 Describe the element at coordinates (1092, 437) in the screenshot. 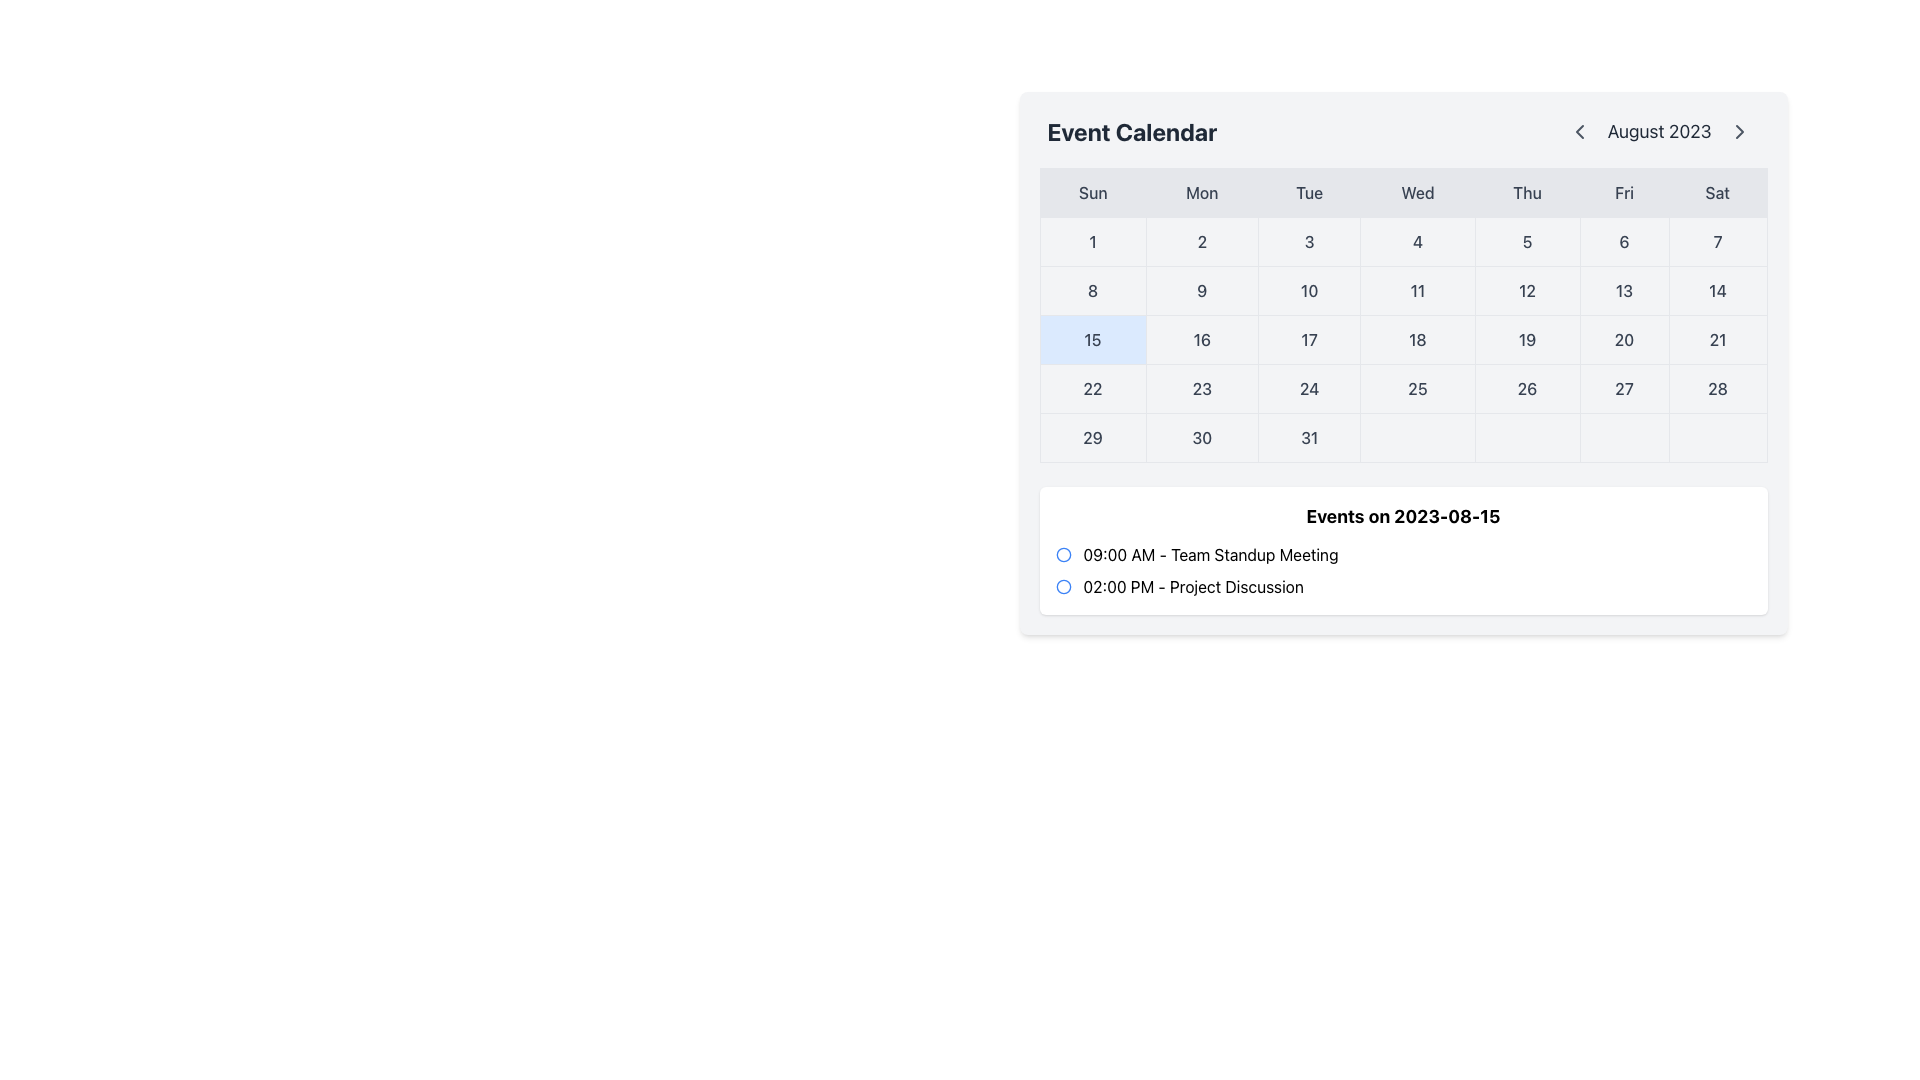

I see `the calendar date cell displaying the number '29' in bold, dark gray text with a light gray background, located in the last row of the grid layout` at that location.